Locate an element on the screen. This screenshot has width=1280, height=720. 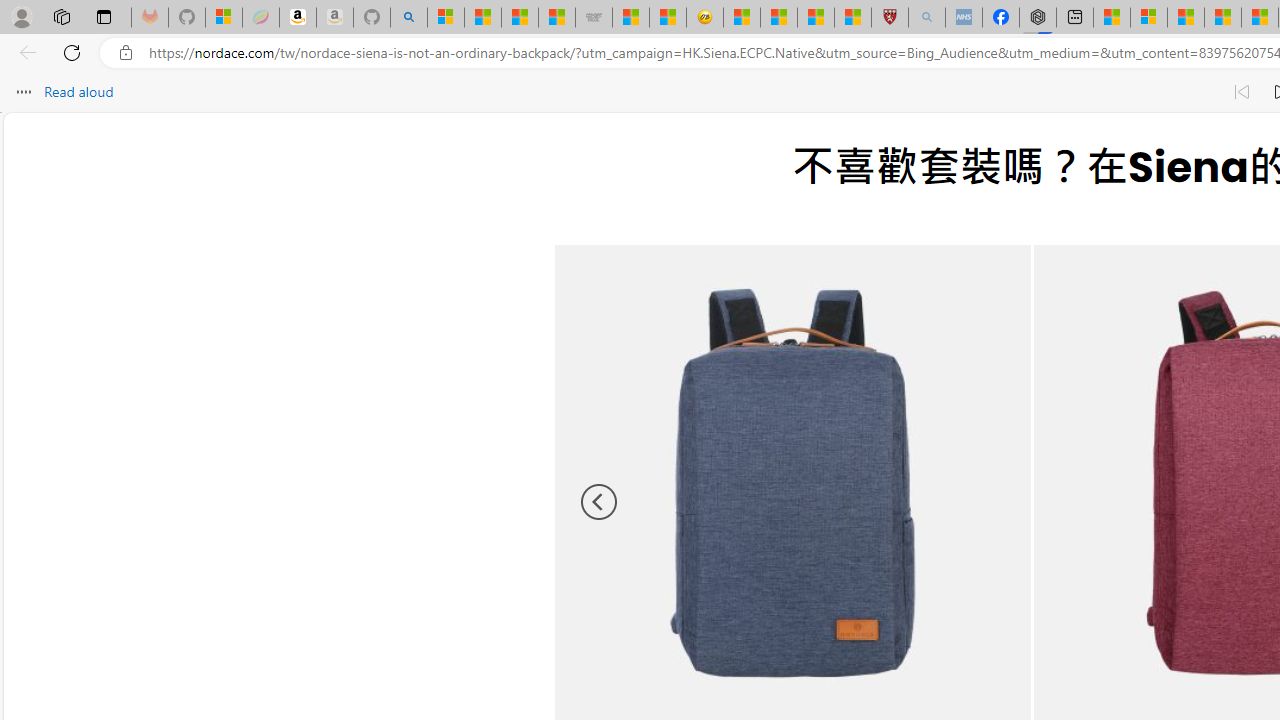
'Class: flickity-button-icon' is located at coordinates (598, 501).